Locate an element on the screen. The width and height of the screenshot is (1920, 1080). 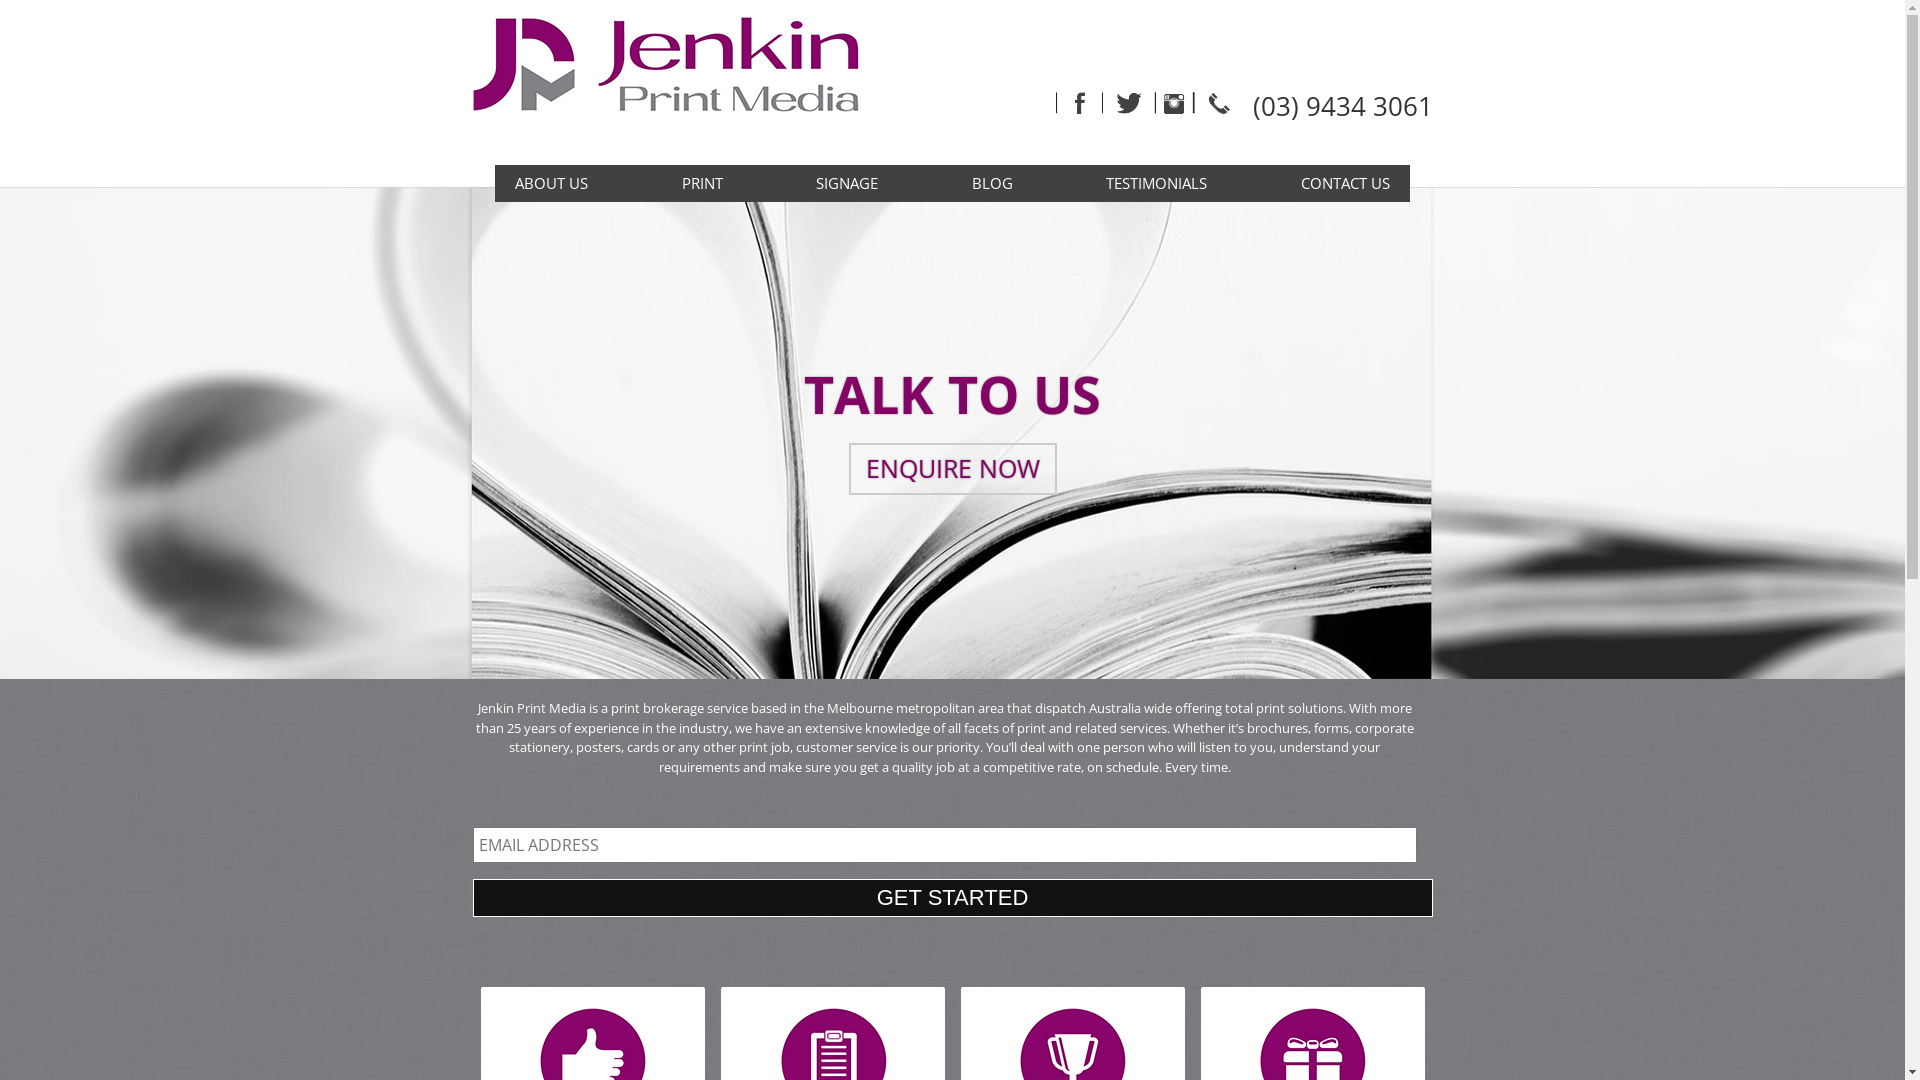
'BLOG' is located at coordinates (992, 183).